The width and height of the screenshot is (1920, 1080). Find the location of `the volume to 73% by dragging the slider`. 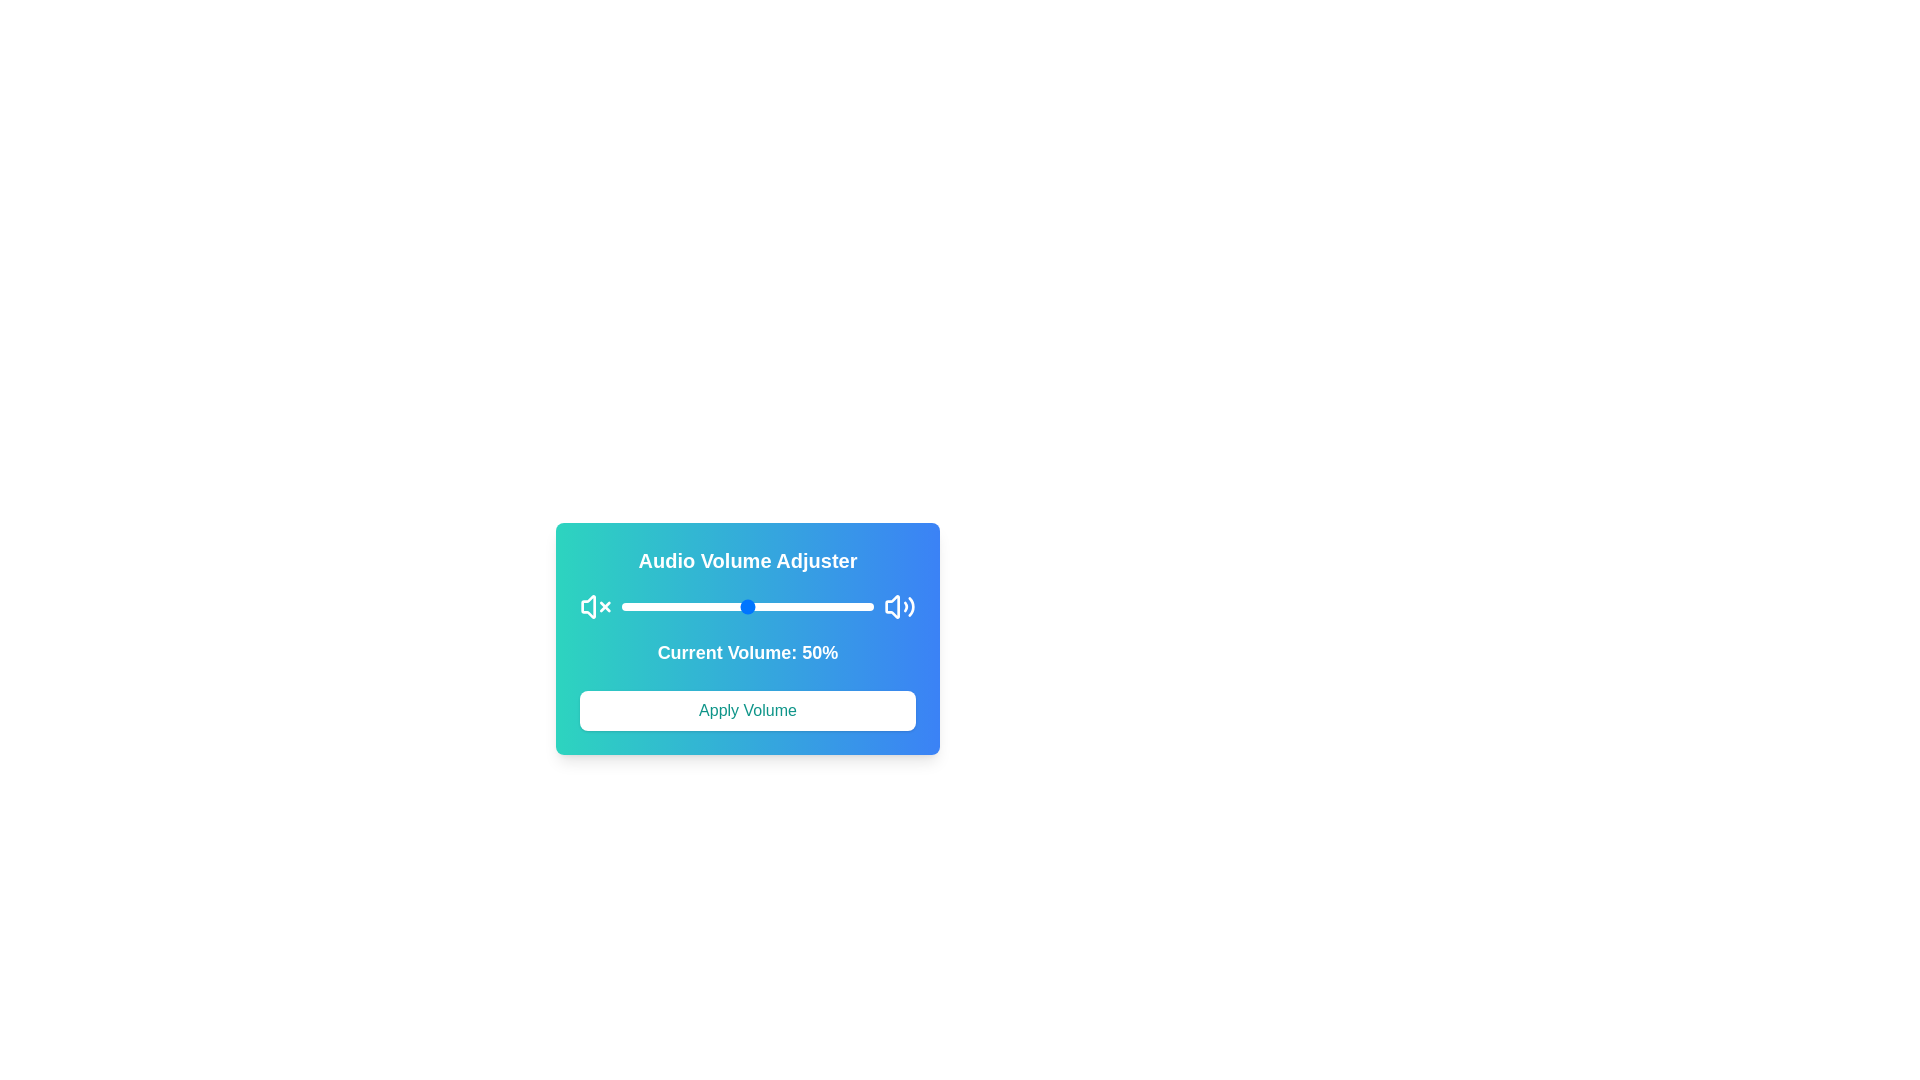

the volume to 73% by dragging the slider is located at coordinates (806, 605).